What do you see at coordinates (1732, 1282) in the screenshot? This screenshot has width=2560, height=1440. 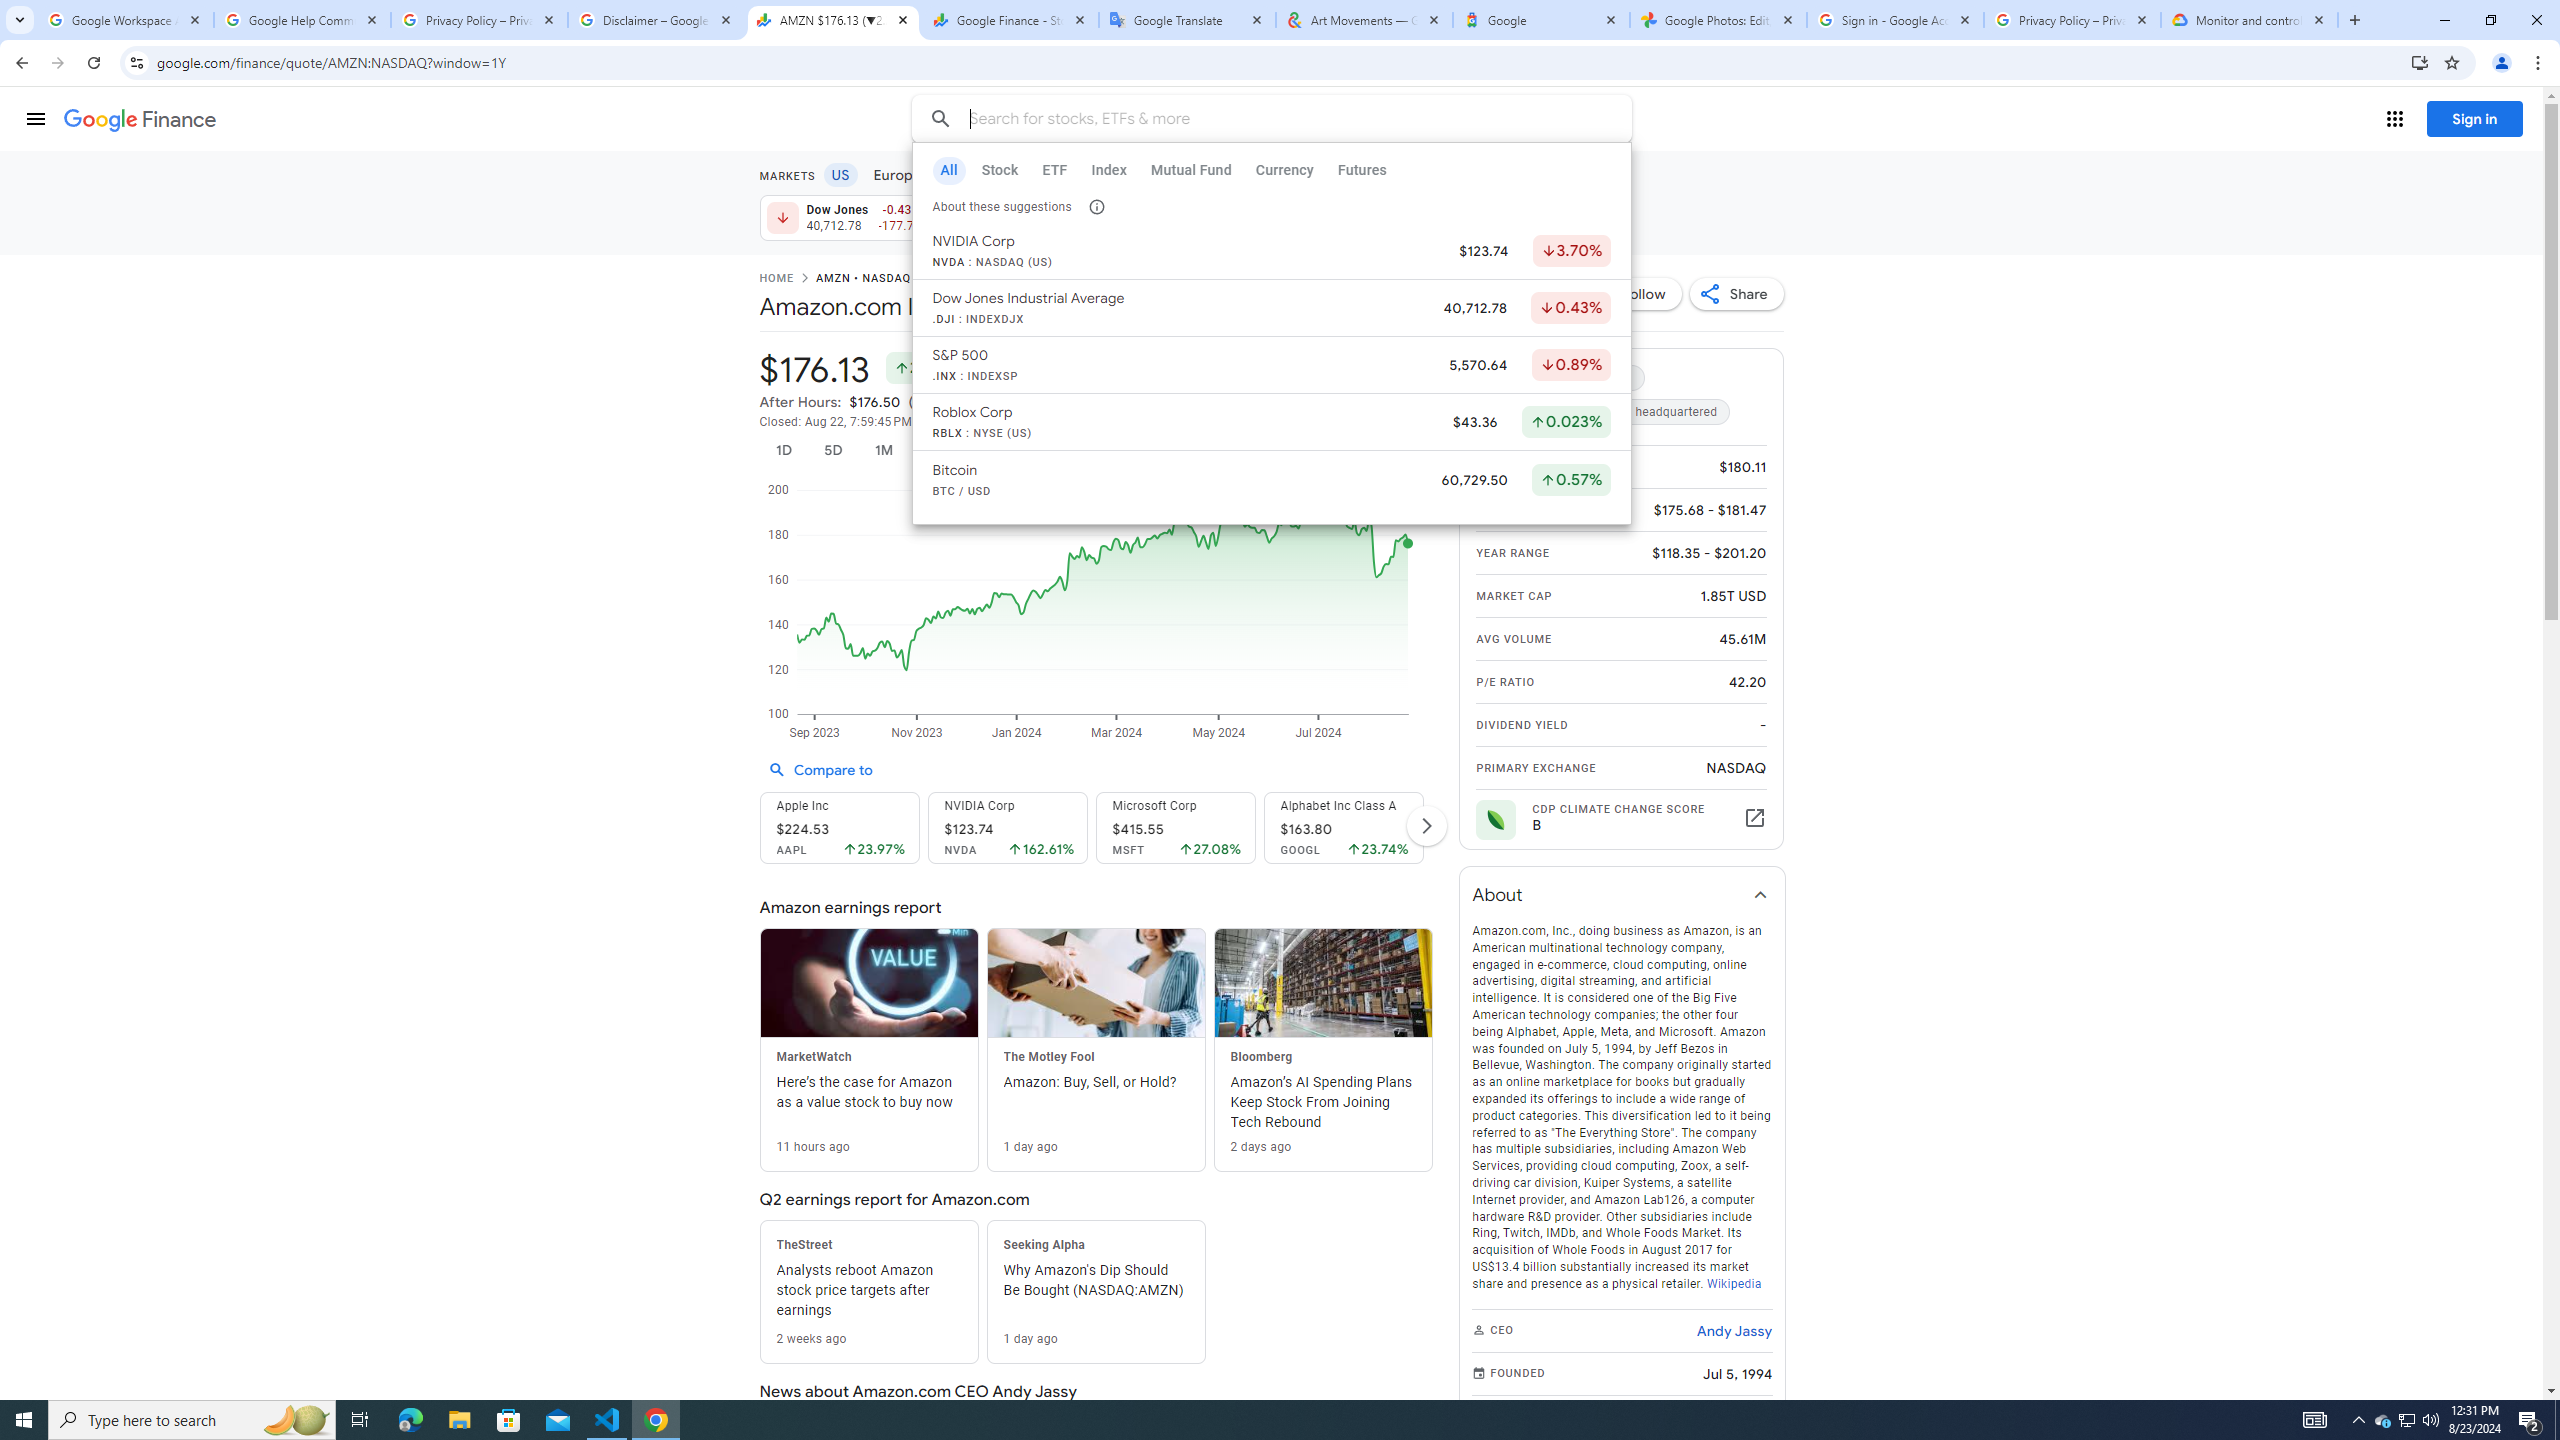 I see `'Wikipedia'` at bounding box center [1732, 1282].